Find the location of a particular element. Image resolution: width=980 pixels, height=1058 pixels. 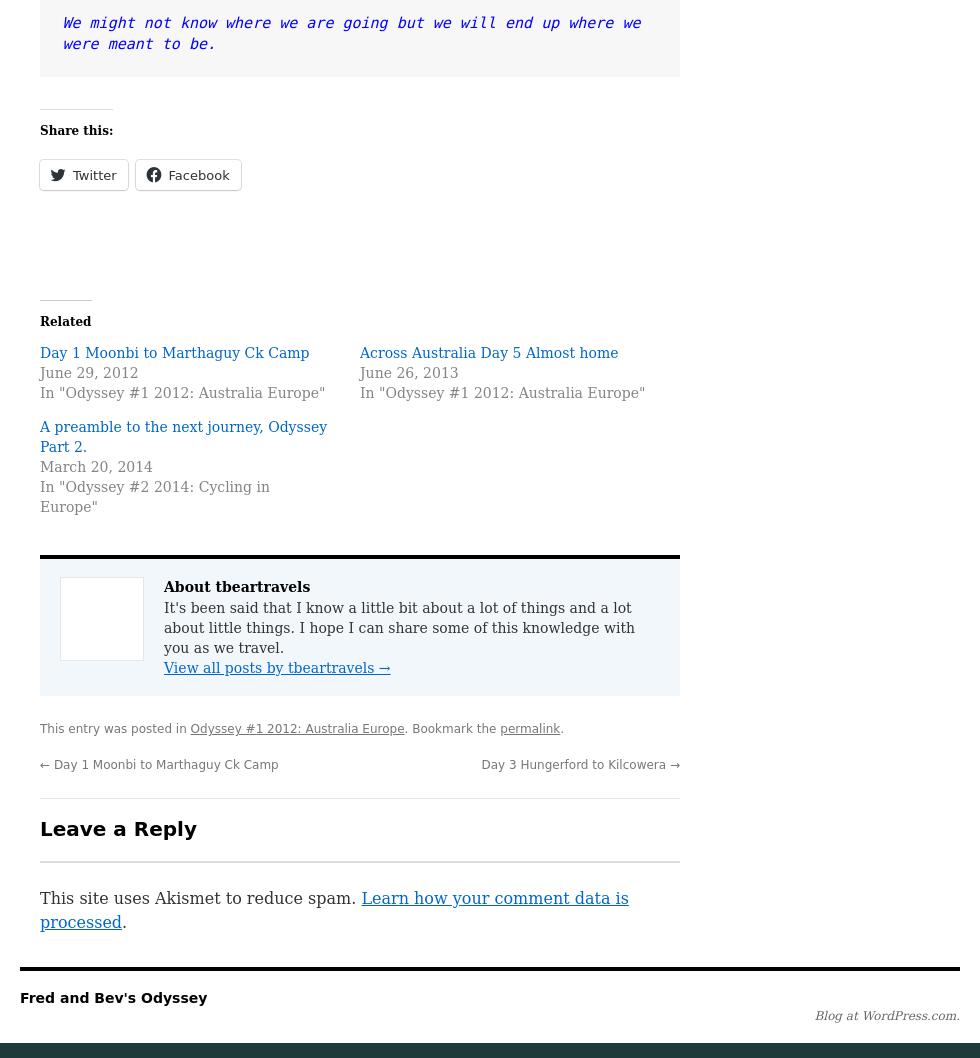

'About tbeartravels' is located at coordinates (236, 586).